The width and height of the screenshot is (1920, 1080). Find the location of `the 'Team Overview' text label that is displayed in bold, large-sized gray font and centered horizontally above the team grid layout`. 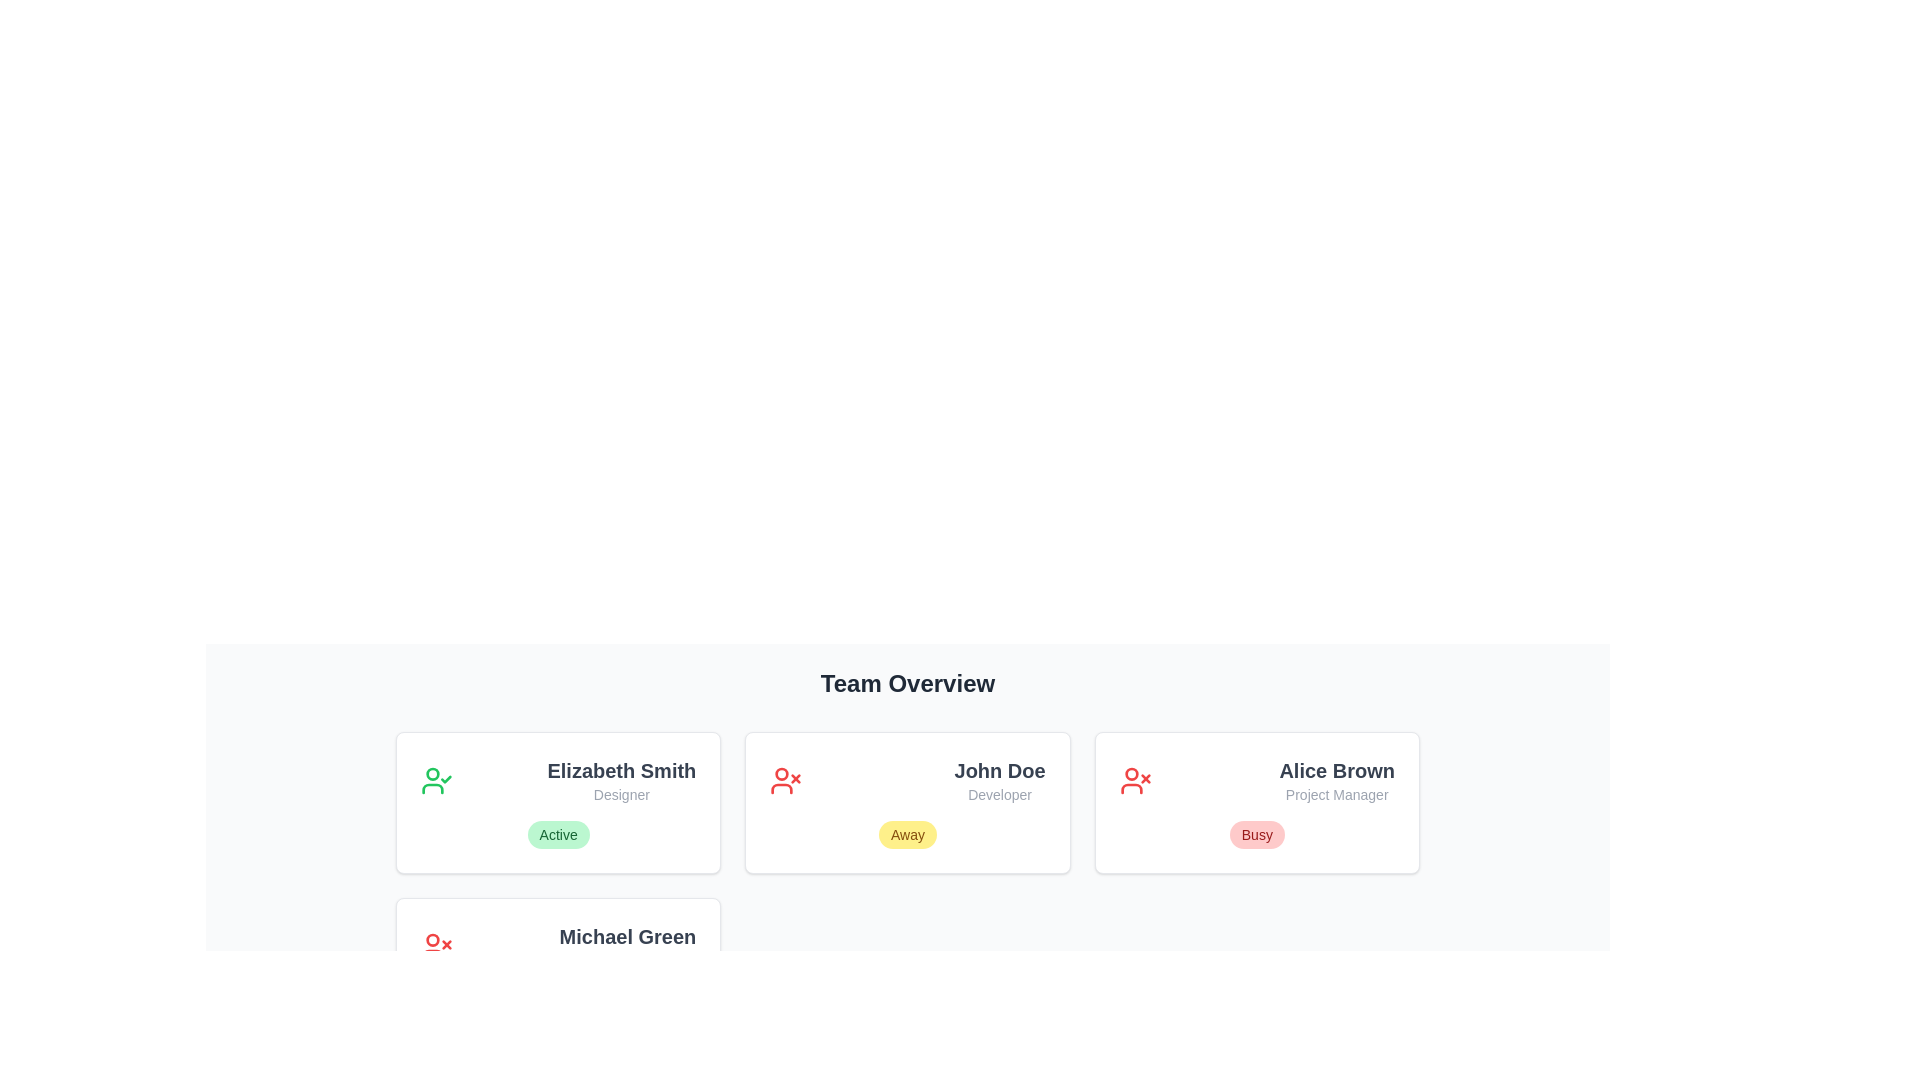

the 'Team Overview' text label that is displayed in bold, large-sized gray font and centered horizontally above the team grid layout is located at coordinates (906, 682).